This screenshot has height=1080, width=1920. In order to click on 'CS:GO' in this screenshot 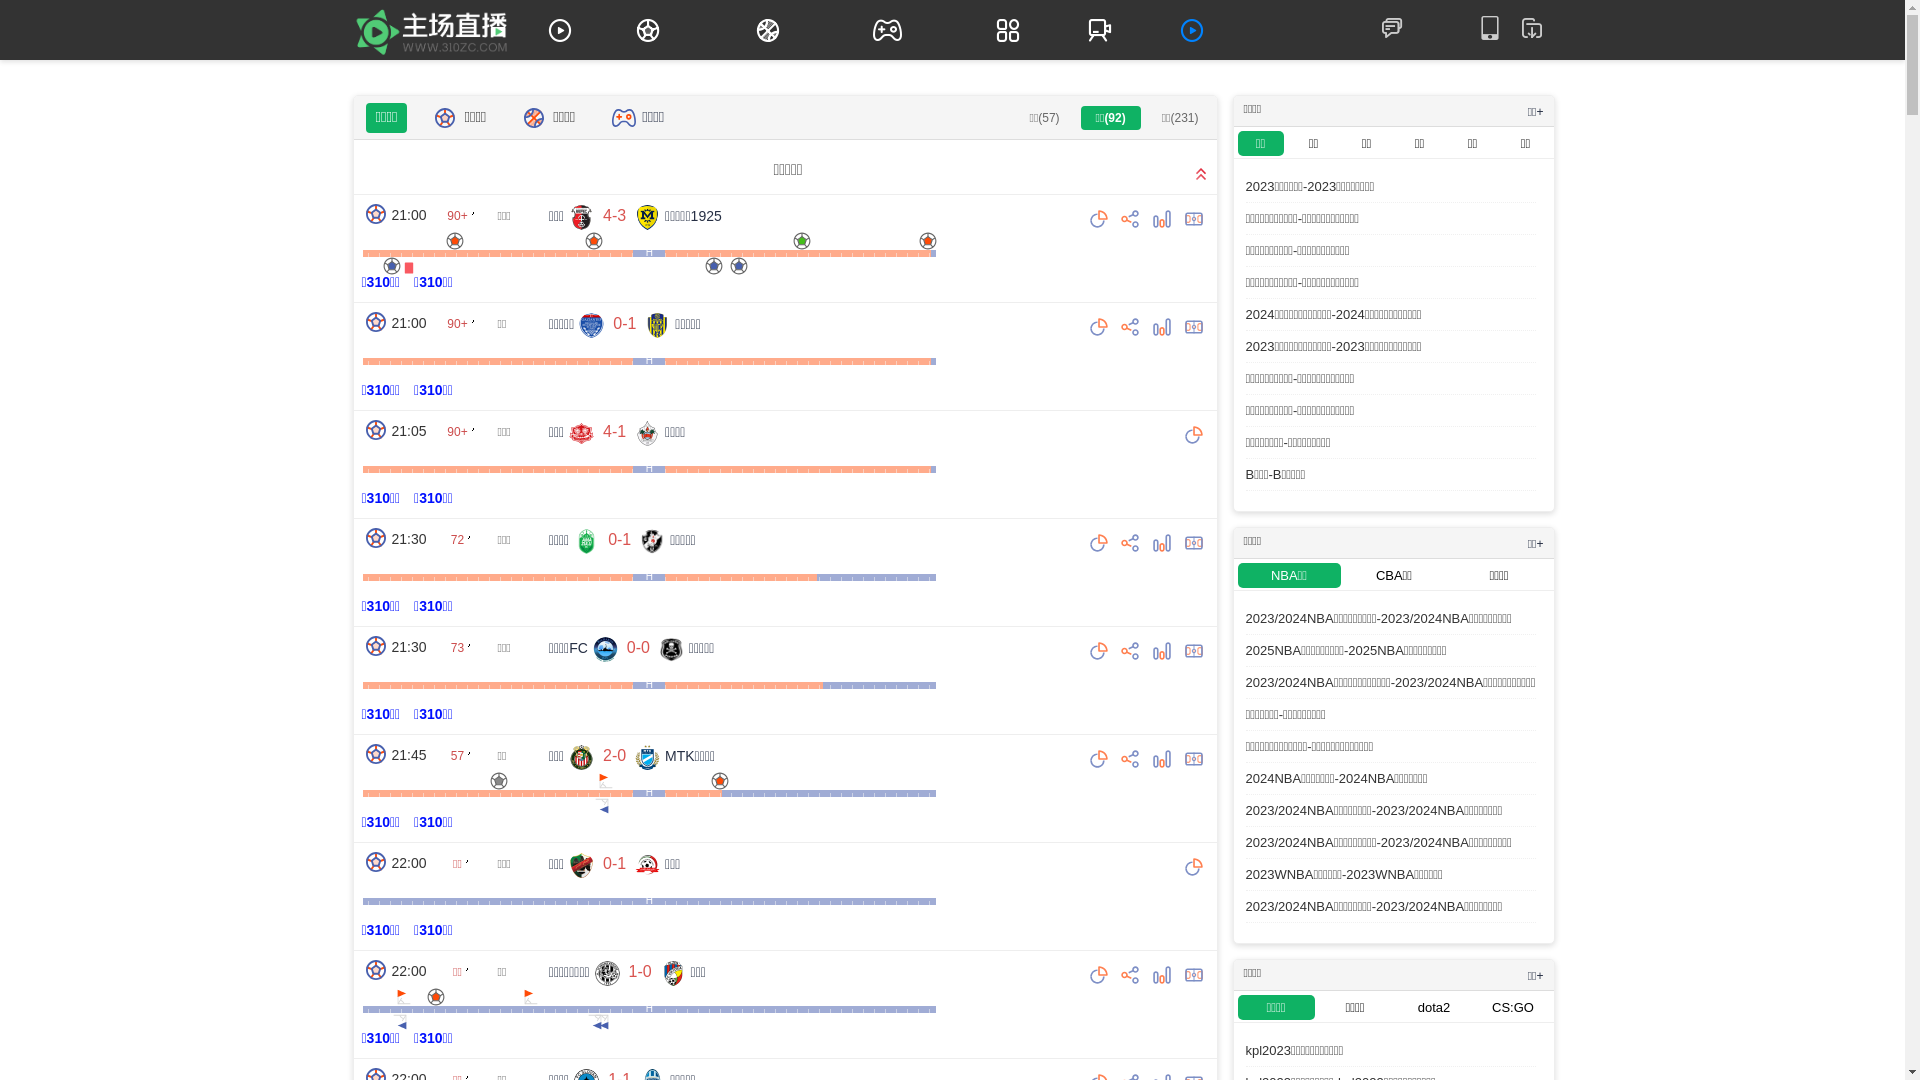, I will do `click(1473, 1007)`.